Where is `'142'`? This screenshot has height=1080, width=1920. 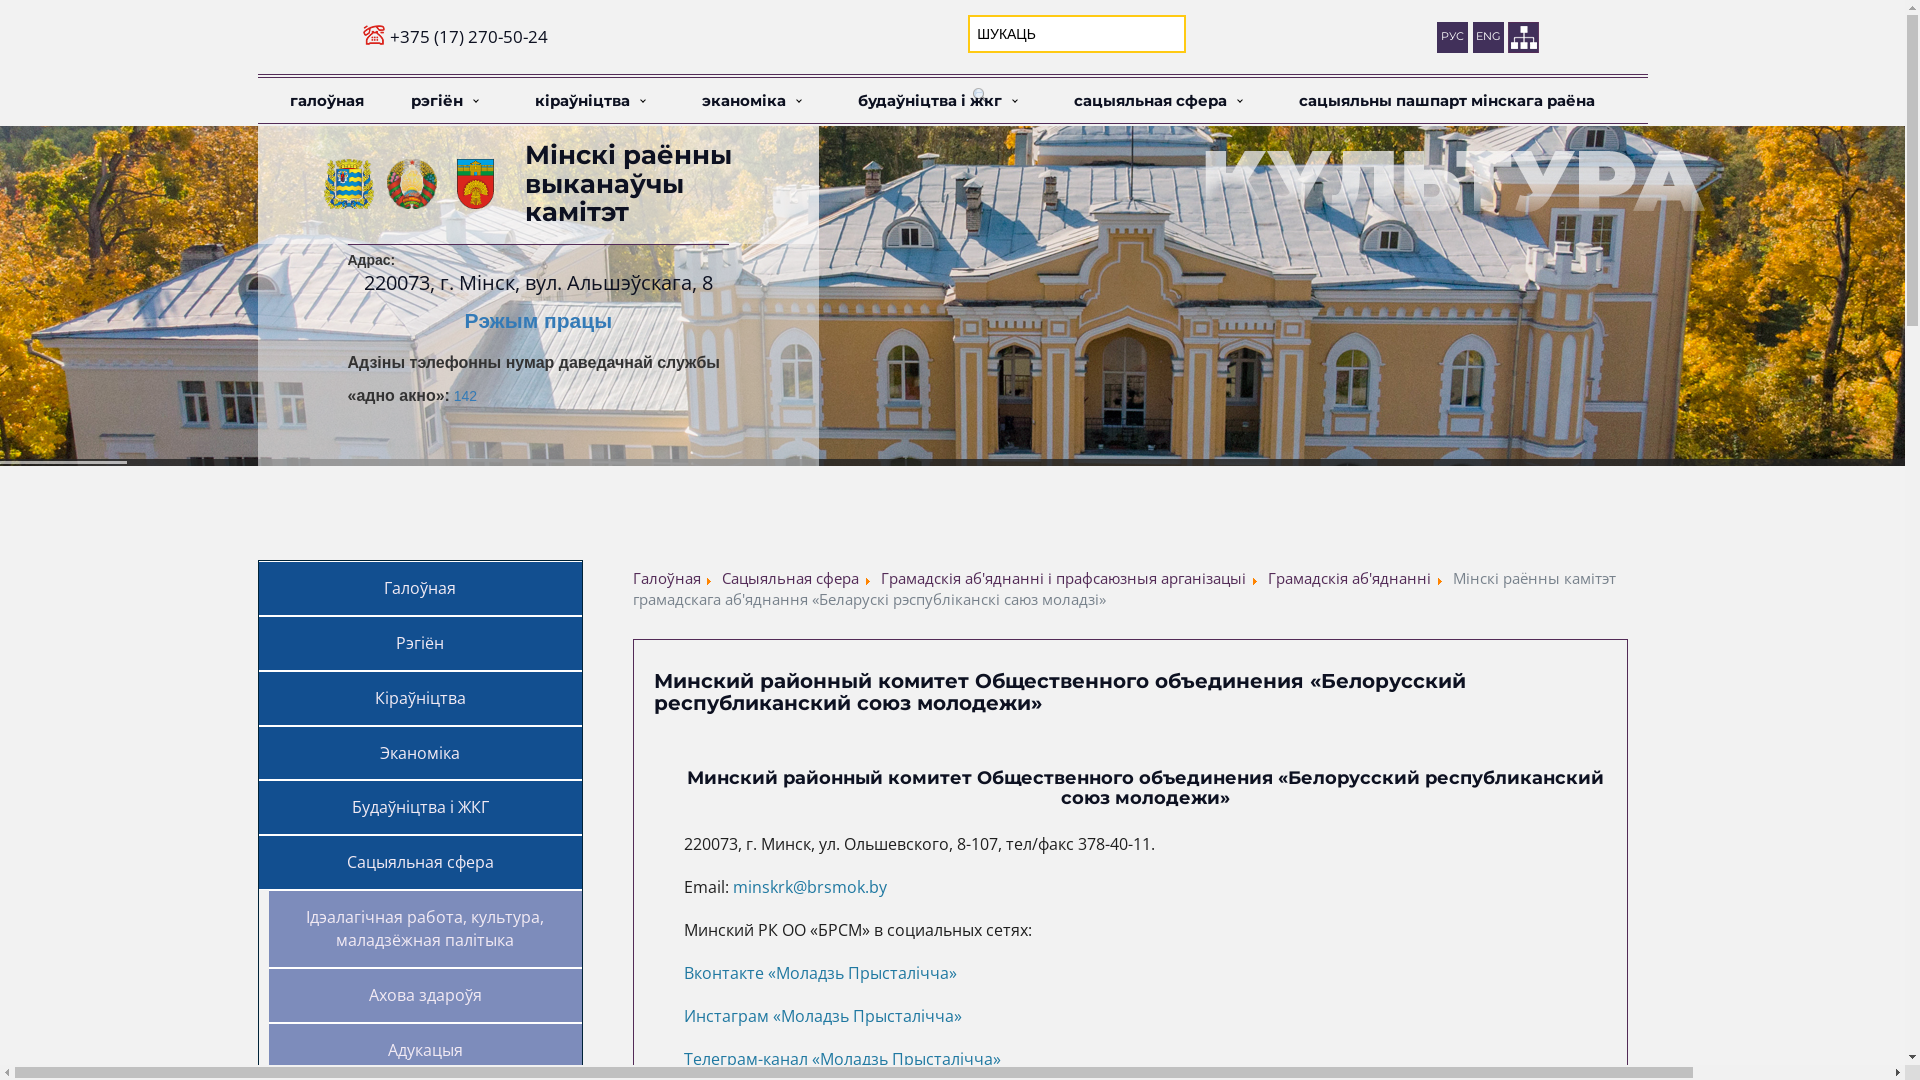 '142' is located at coordinates (464, 396).